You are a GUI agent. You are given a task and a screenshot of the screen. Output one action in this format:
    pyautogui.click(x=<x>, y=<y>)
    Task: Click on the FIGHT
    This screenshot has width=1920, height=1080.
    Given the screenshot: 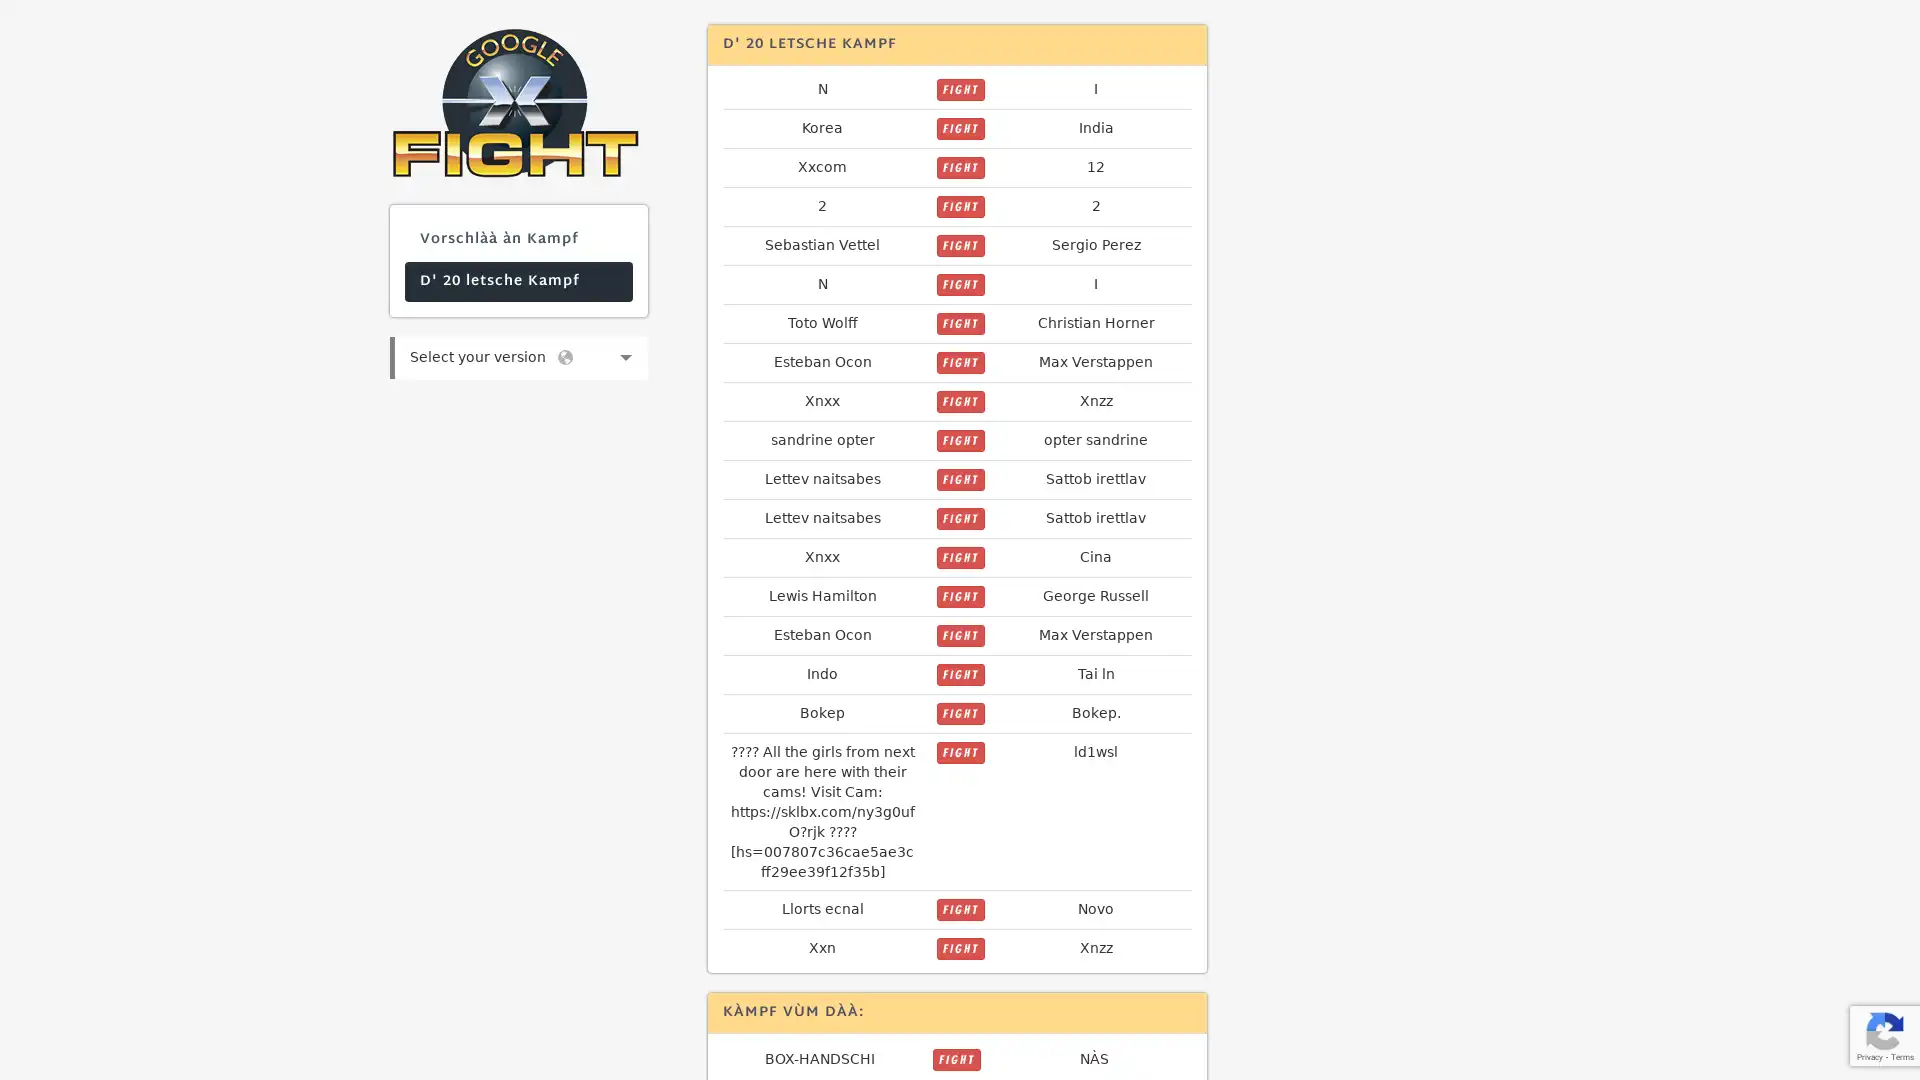 What is the action you would take?
    pyautogui.click(x=960, y=439)
    